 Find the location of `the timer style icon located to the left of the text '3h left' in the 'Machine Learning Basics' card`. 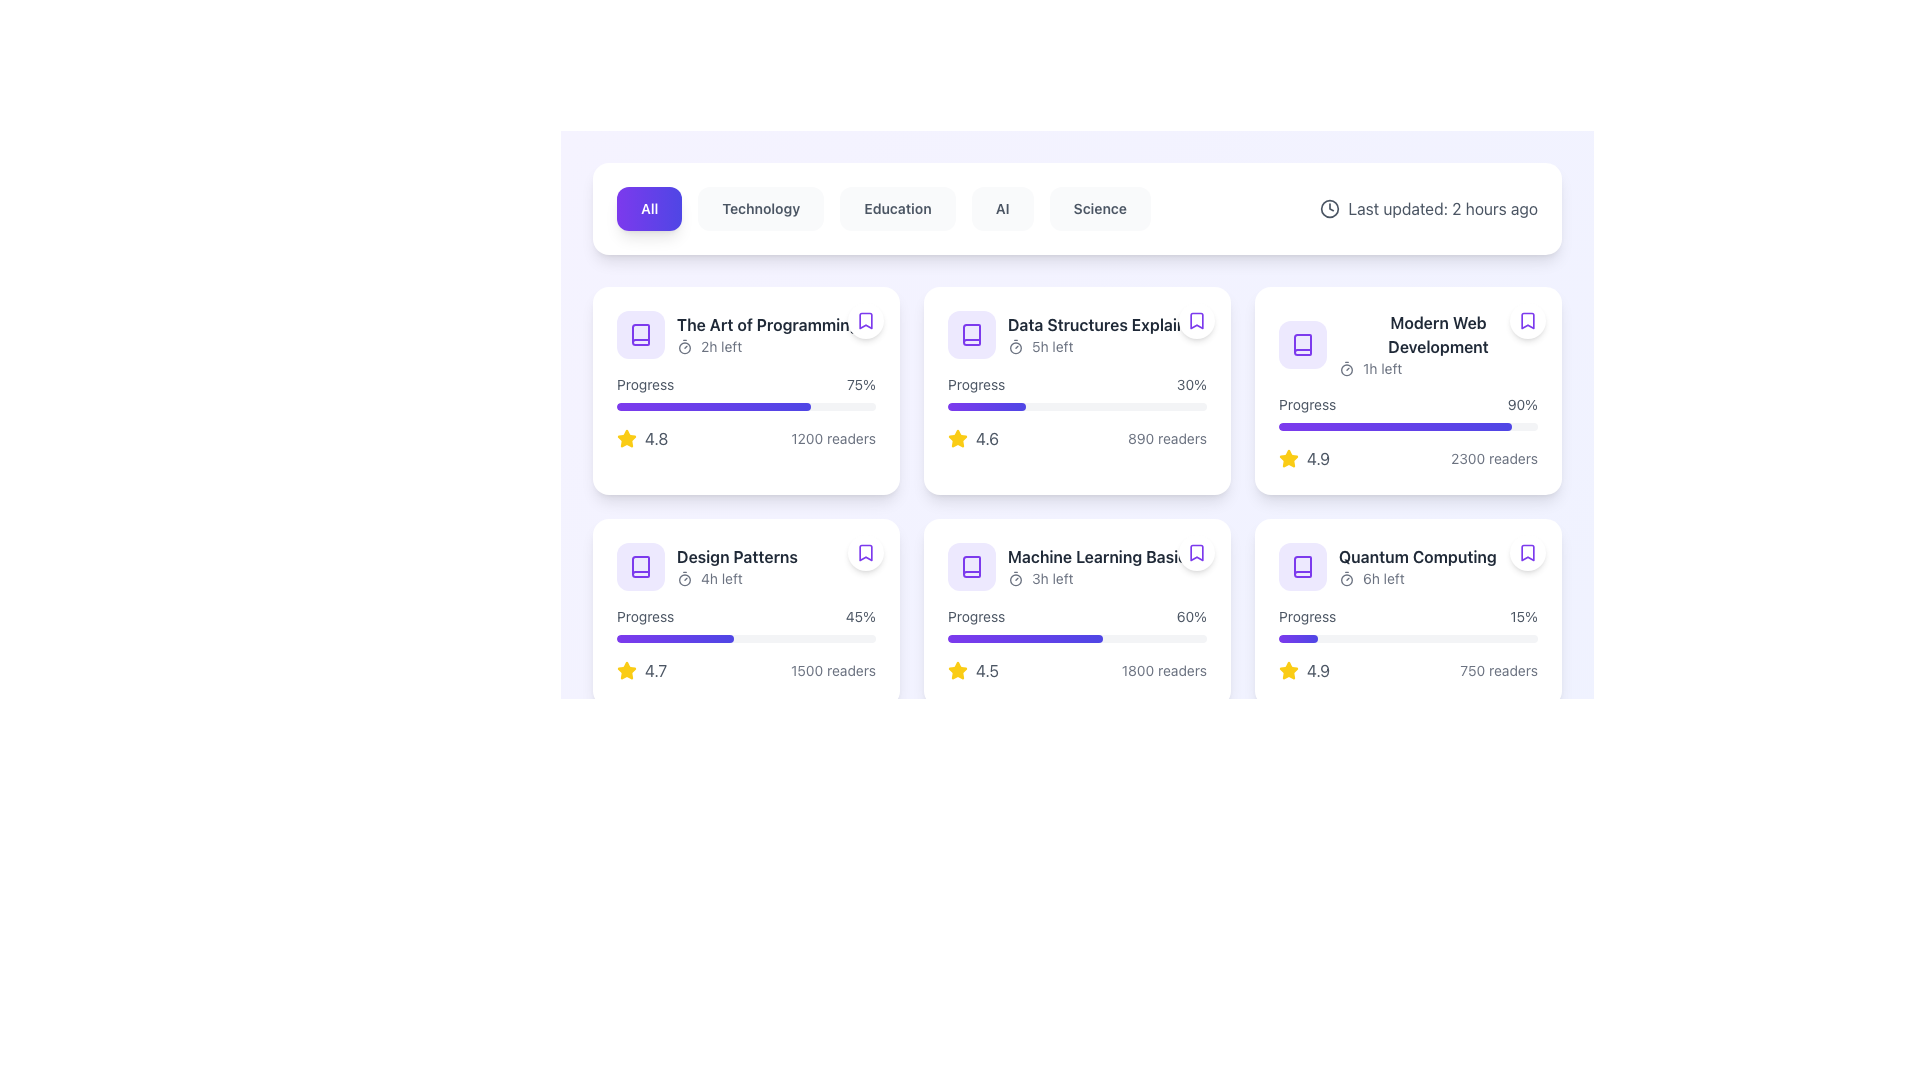

the timer style icon located to the left of the text '3h left' in the 'Machine Learning Basics' card is located at coordinates (1016, 578).